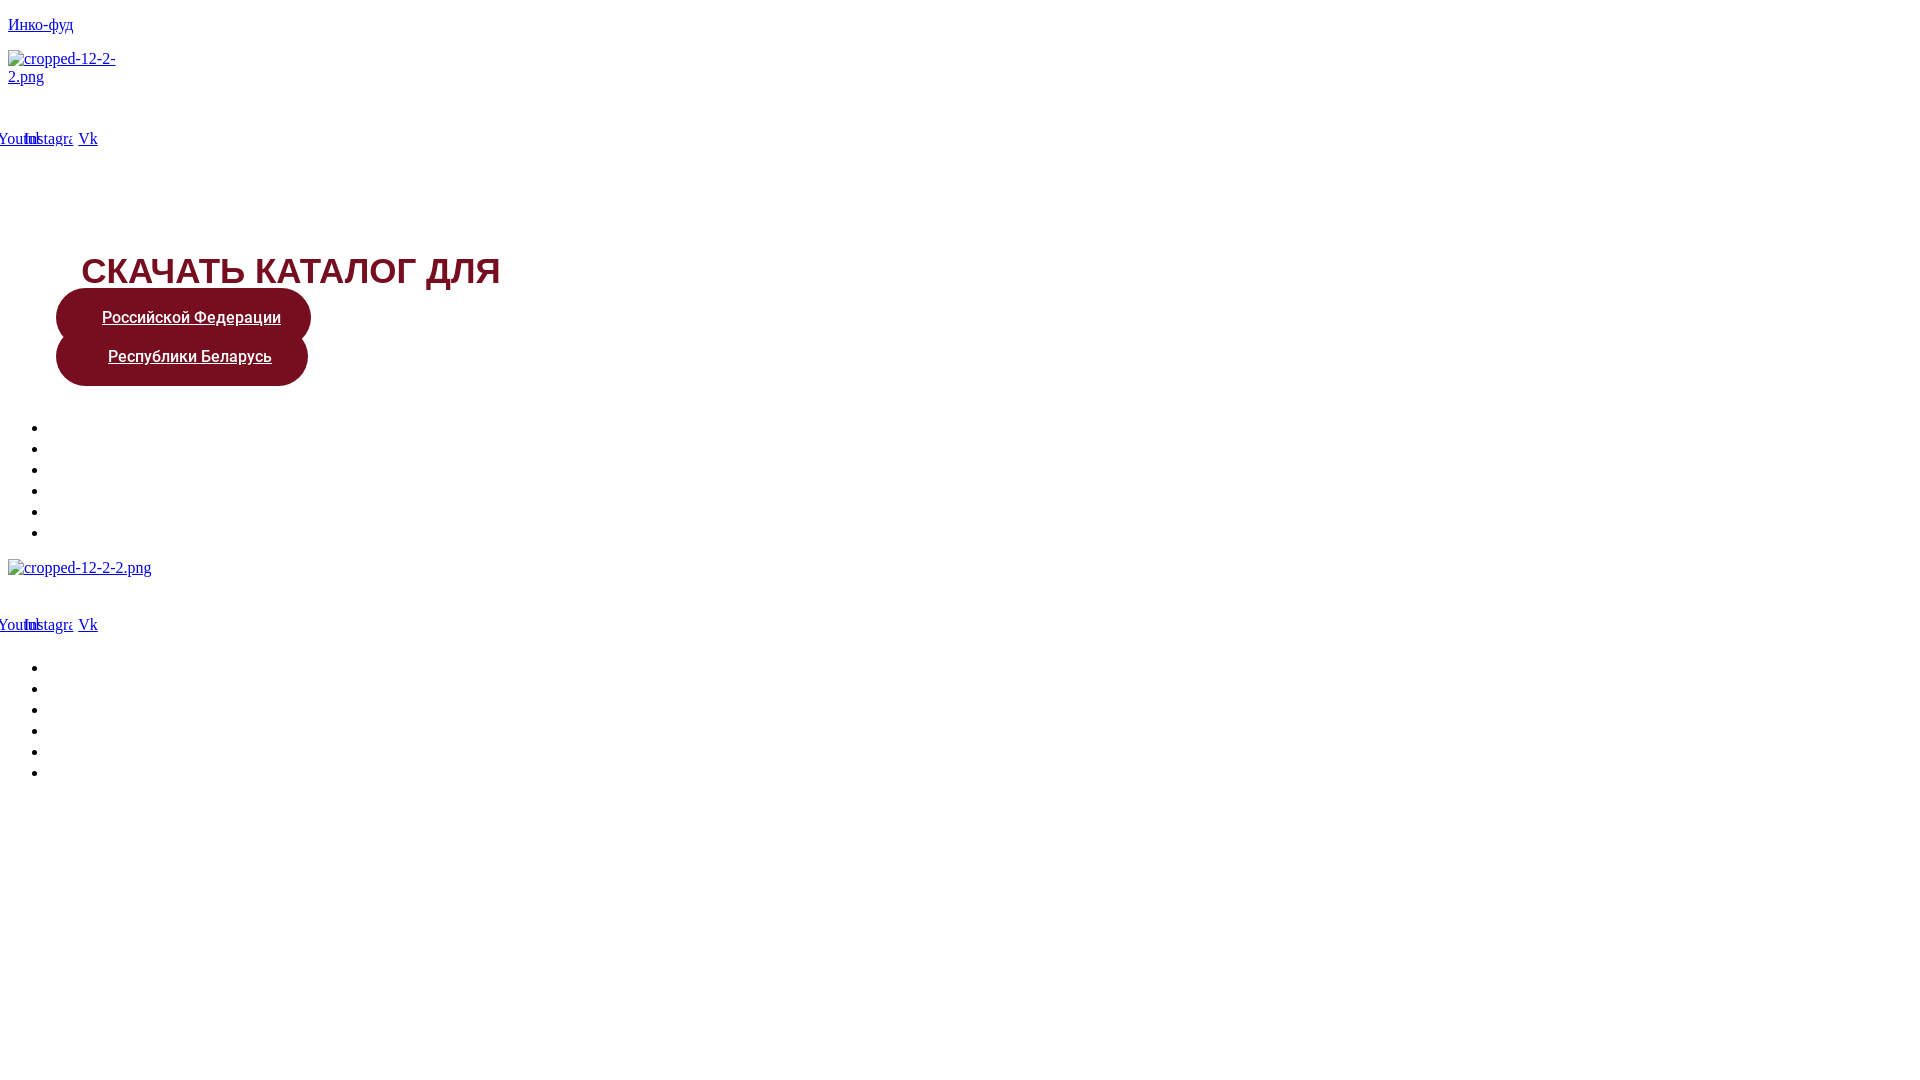  Describe the element at coordinates (72, 137) in the screenshot. I see `'Vk'` at that location.